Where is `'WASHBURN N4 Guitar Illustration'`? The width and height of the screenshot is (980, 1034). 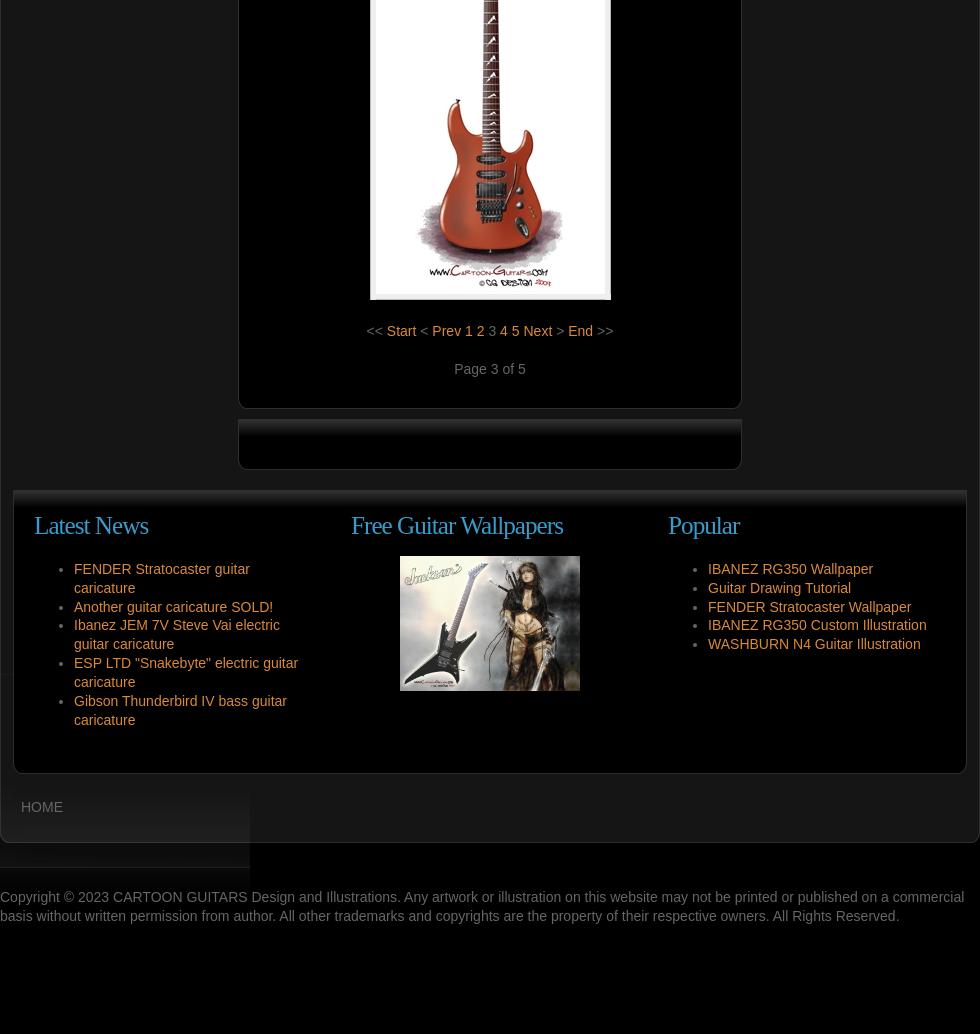 'WASHBURN N4 Guitar Illustration' is located at coordinates (707, 643).